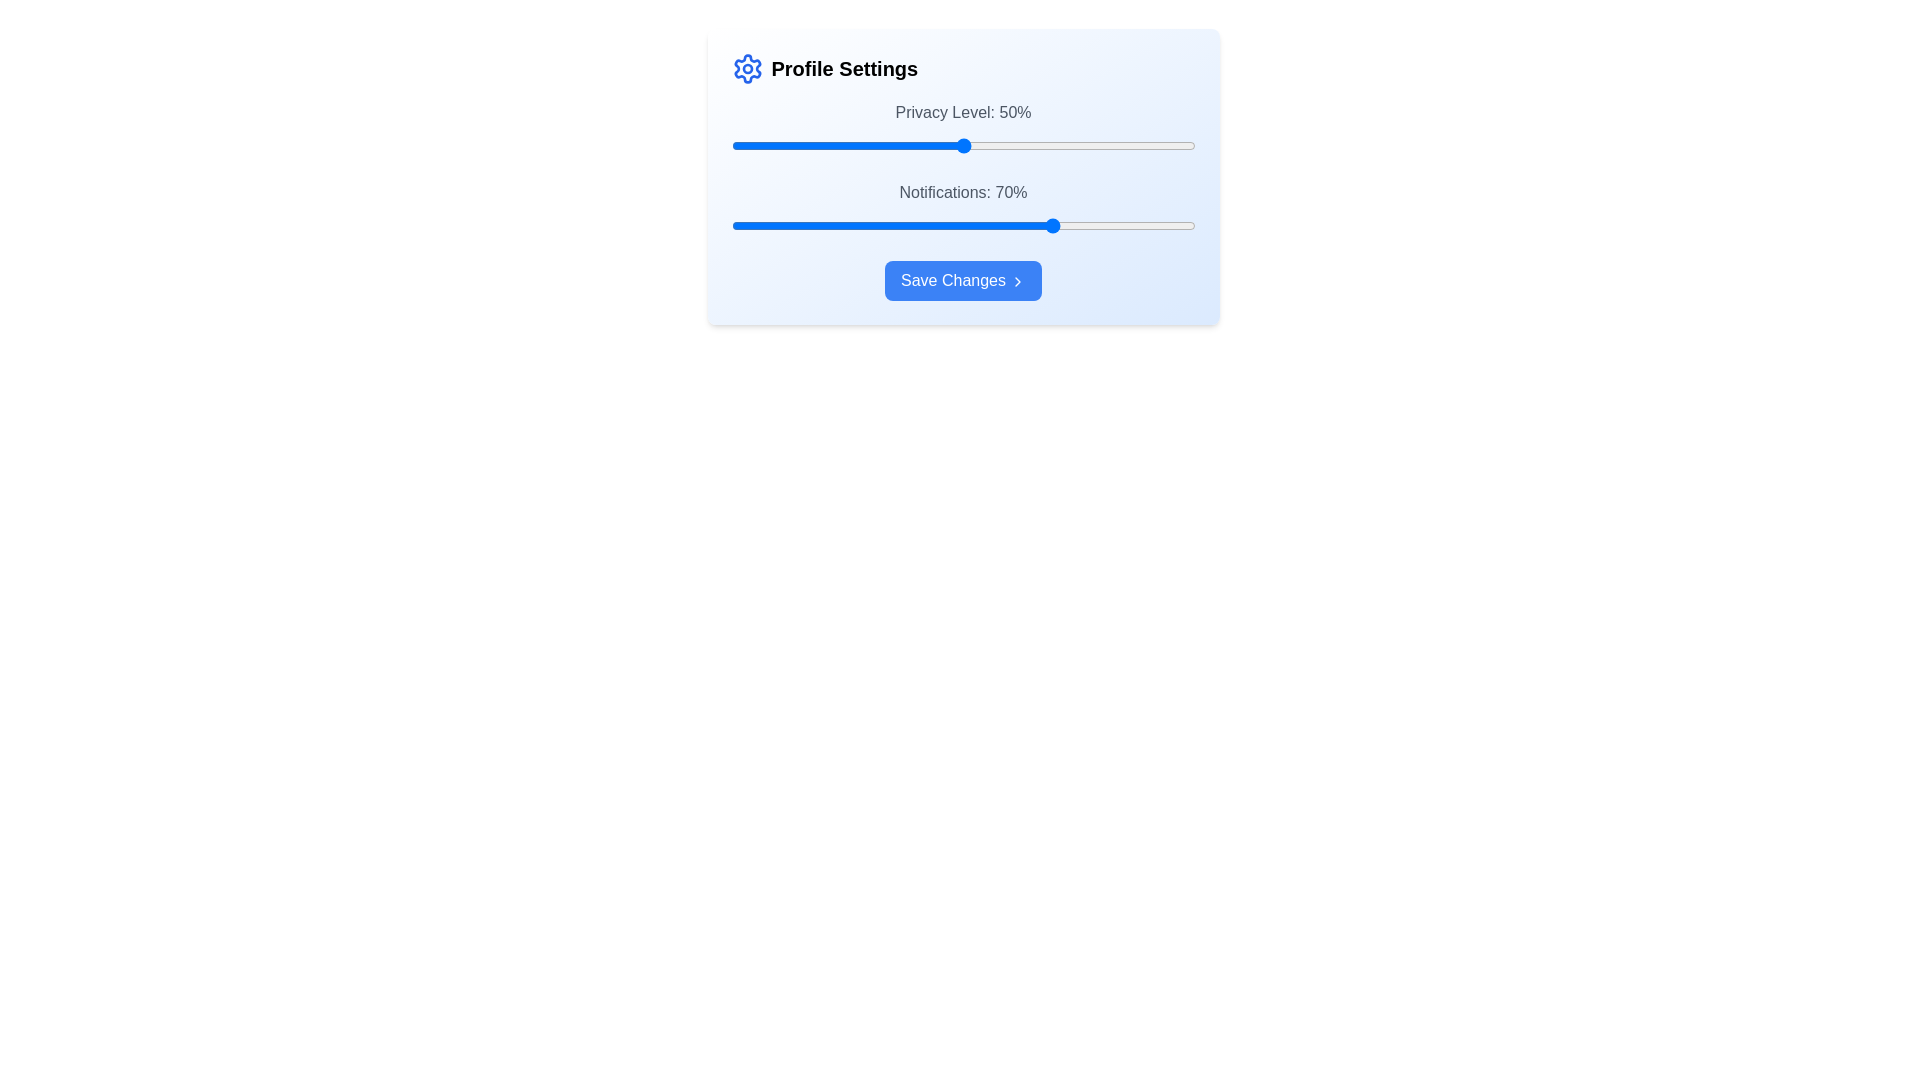 This screenshot has height=1080, width=1920. Describe the element at coordinates (776, 225) in the screenshot. I see `the 'Notifications' slider to 10% by adjusting its position` at that location.